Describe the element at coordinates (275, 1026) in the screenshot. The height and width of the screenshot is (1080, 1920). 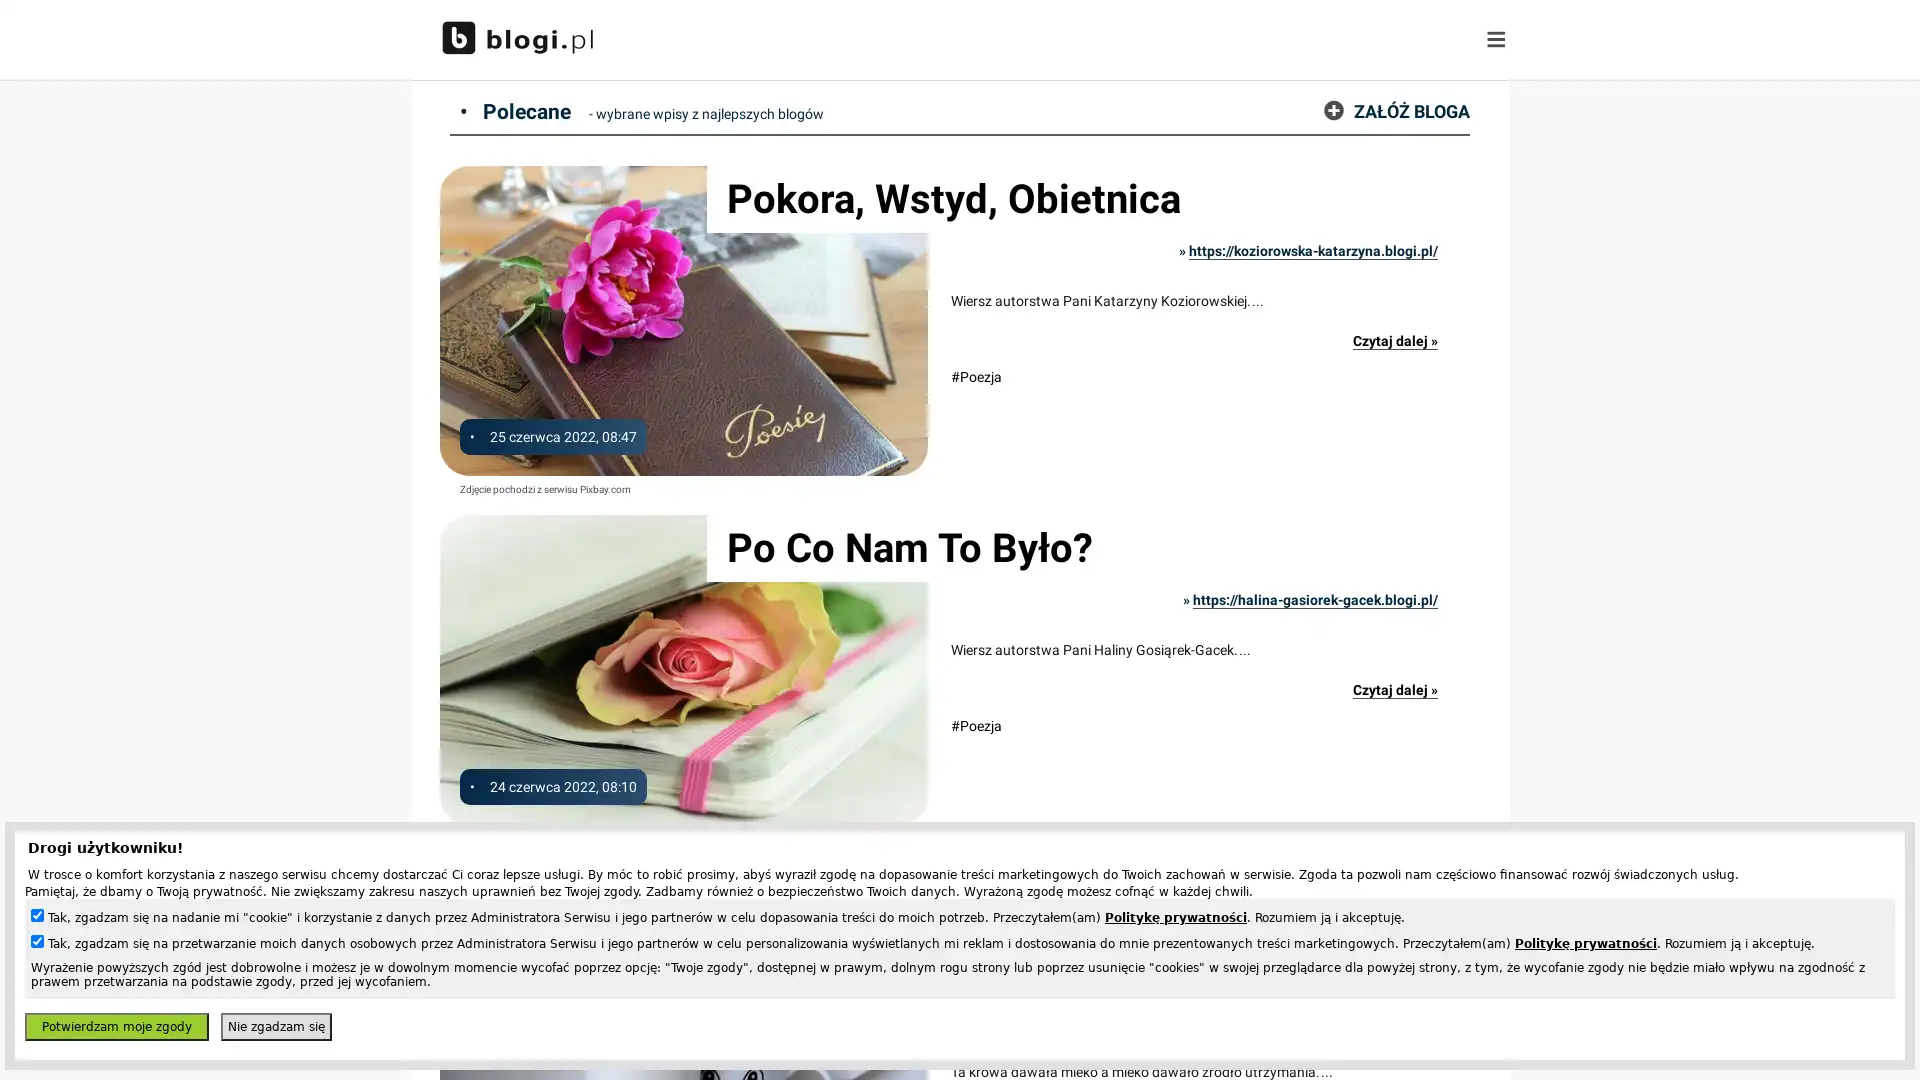
I see `Nie zgadzam sie` at that location.